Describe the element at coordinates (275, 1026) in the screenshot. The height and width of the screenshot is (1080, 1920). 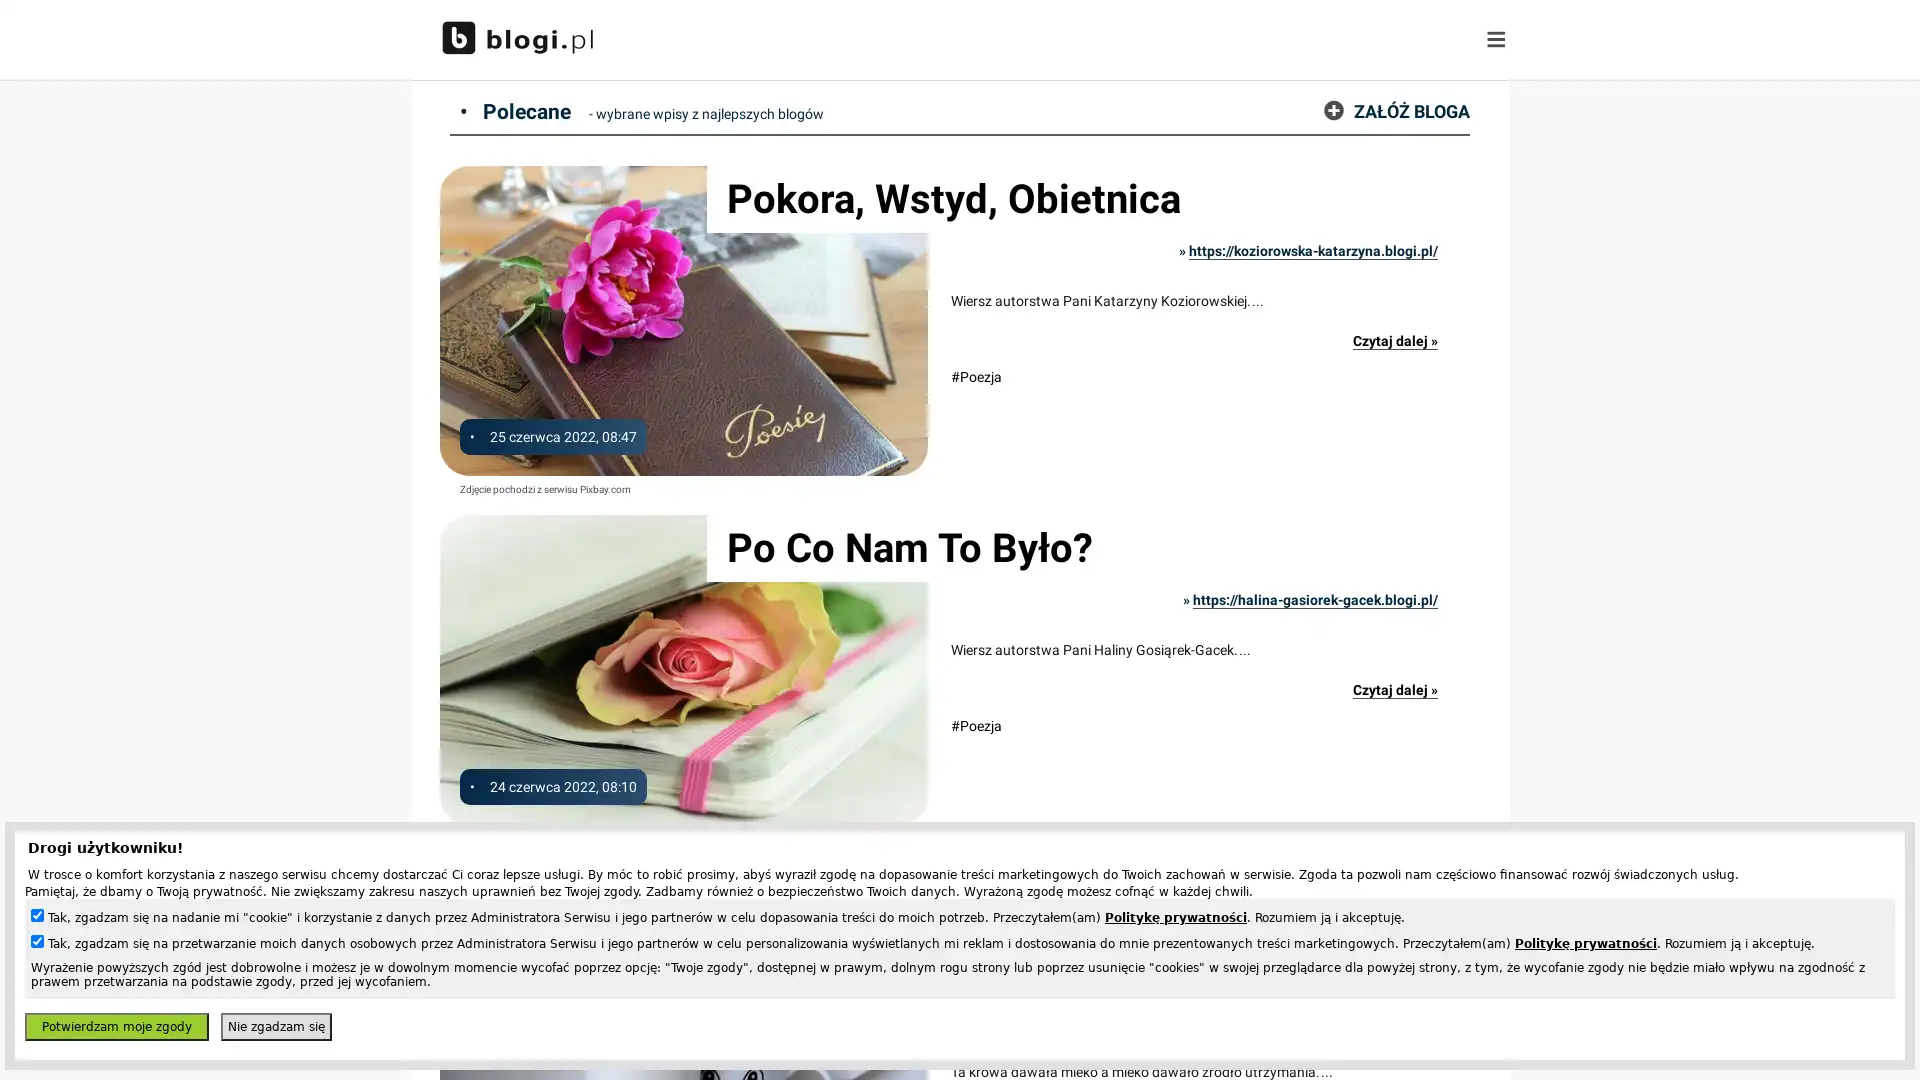
I see `Nie zgadzam sie` at that location.